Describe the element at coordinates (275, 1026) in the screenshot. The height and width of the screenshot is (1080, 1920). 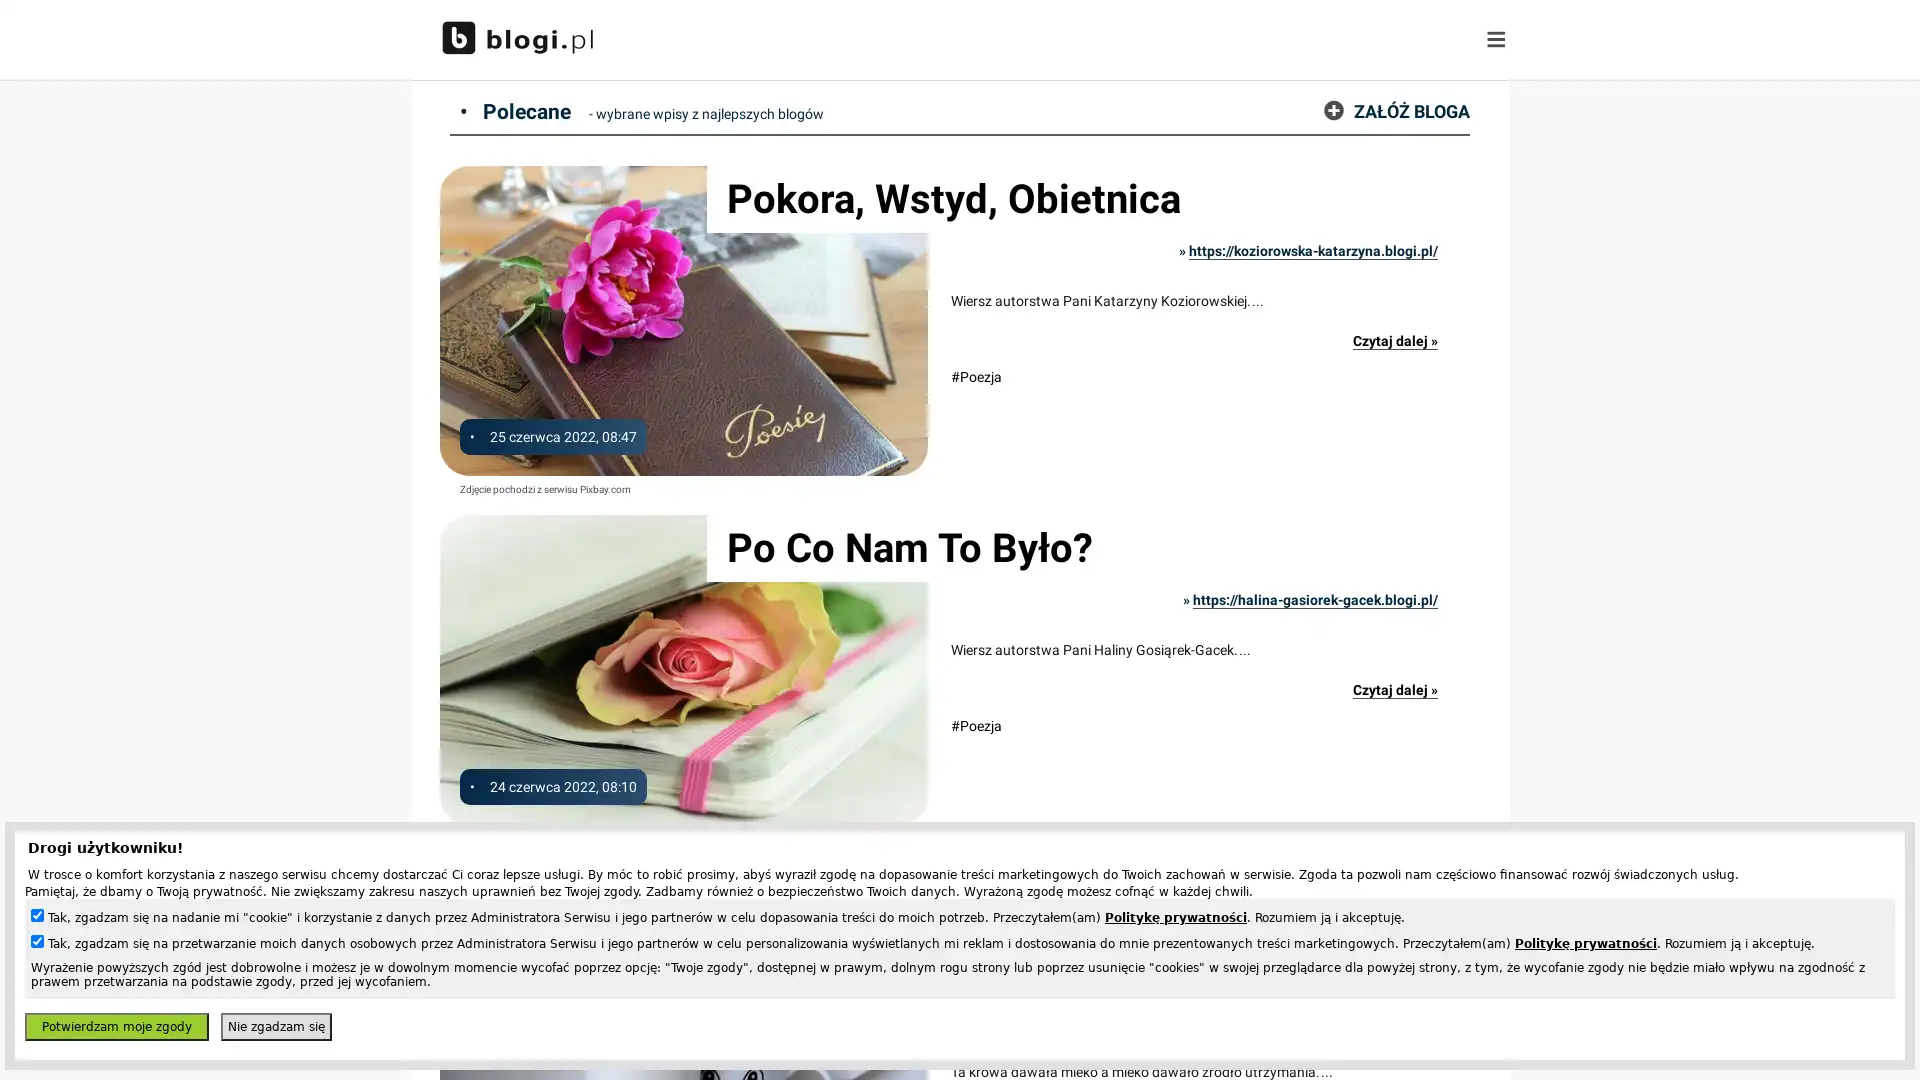
I see `Nie zgadzam sie` at that location.